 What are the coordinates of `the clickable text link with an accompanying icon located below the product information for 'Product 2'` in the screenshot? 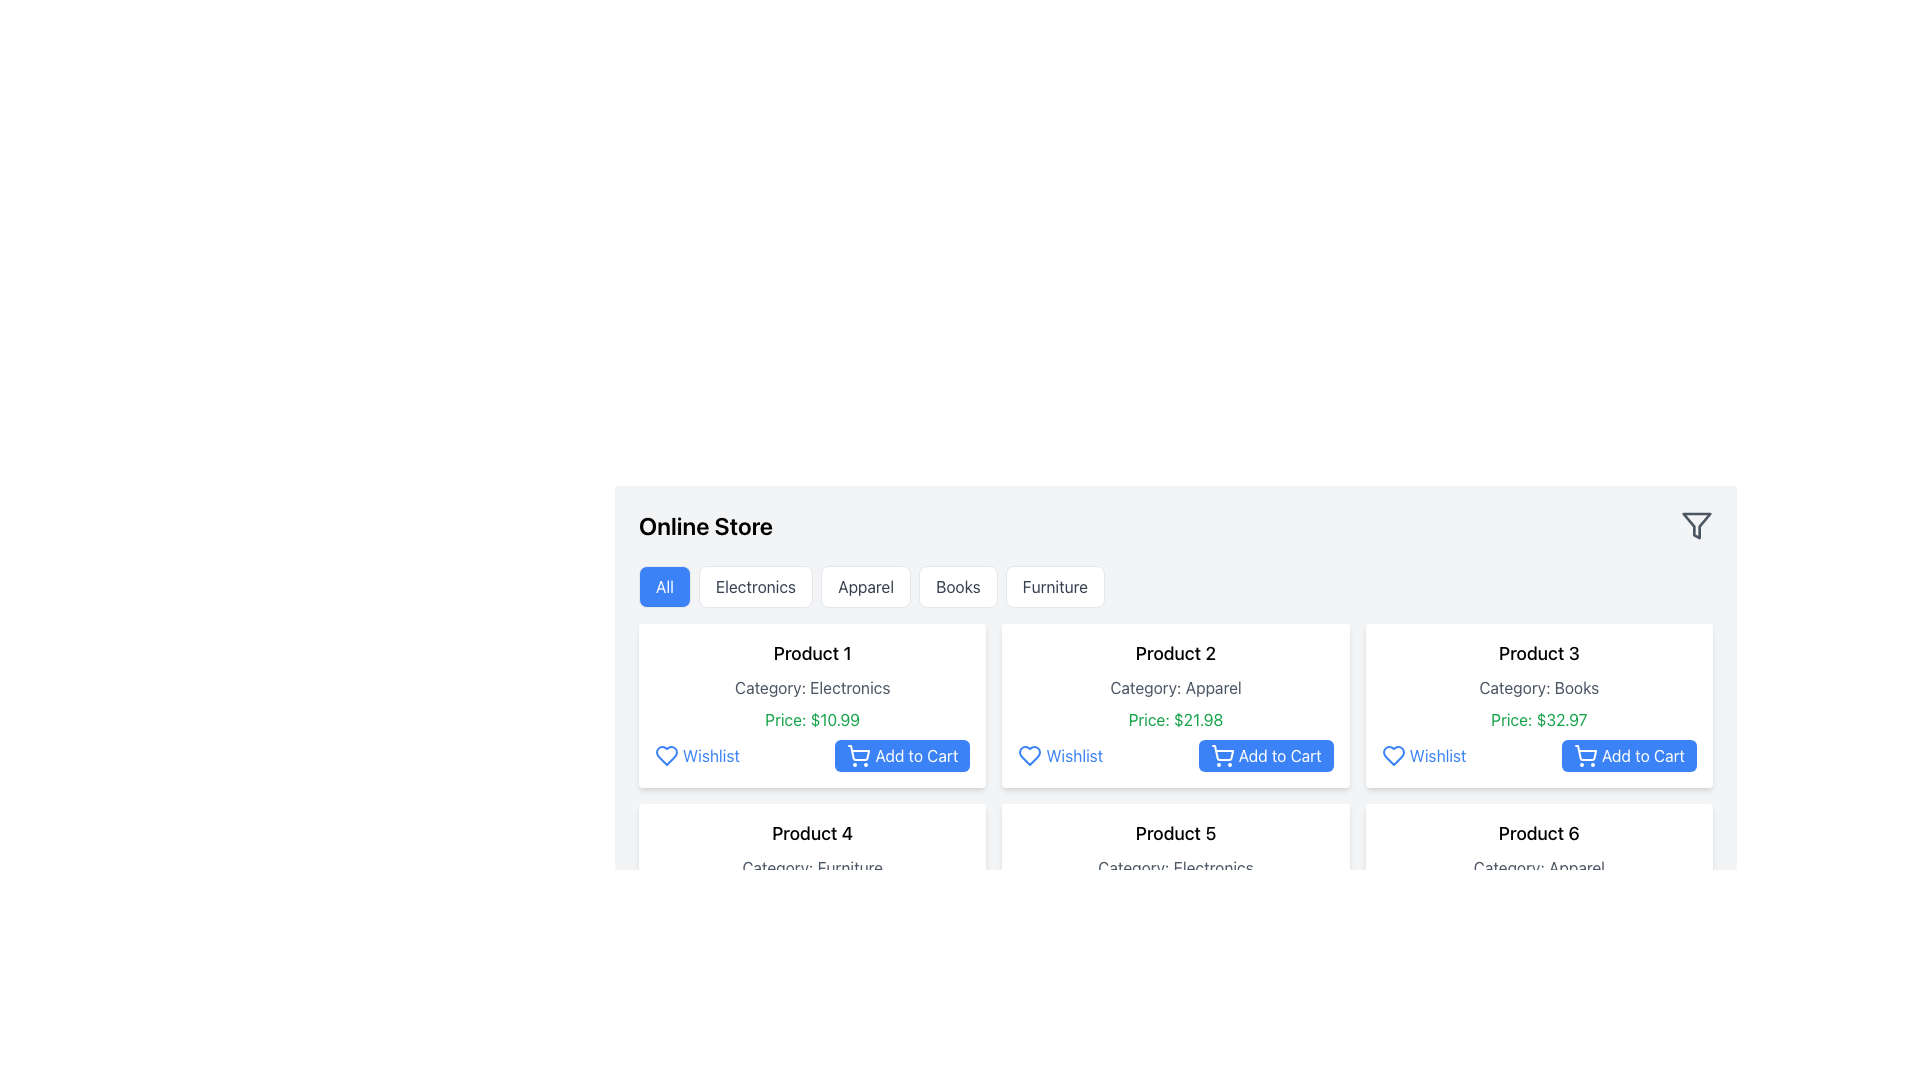 It's located at (1059, 756).